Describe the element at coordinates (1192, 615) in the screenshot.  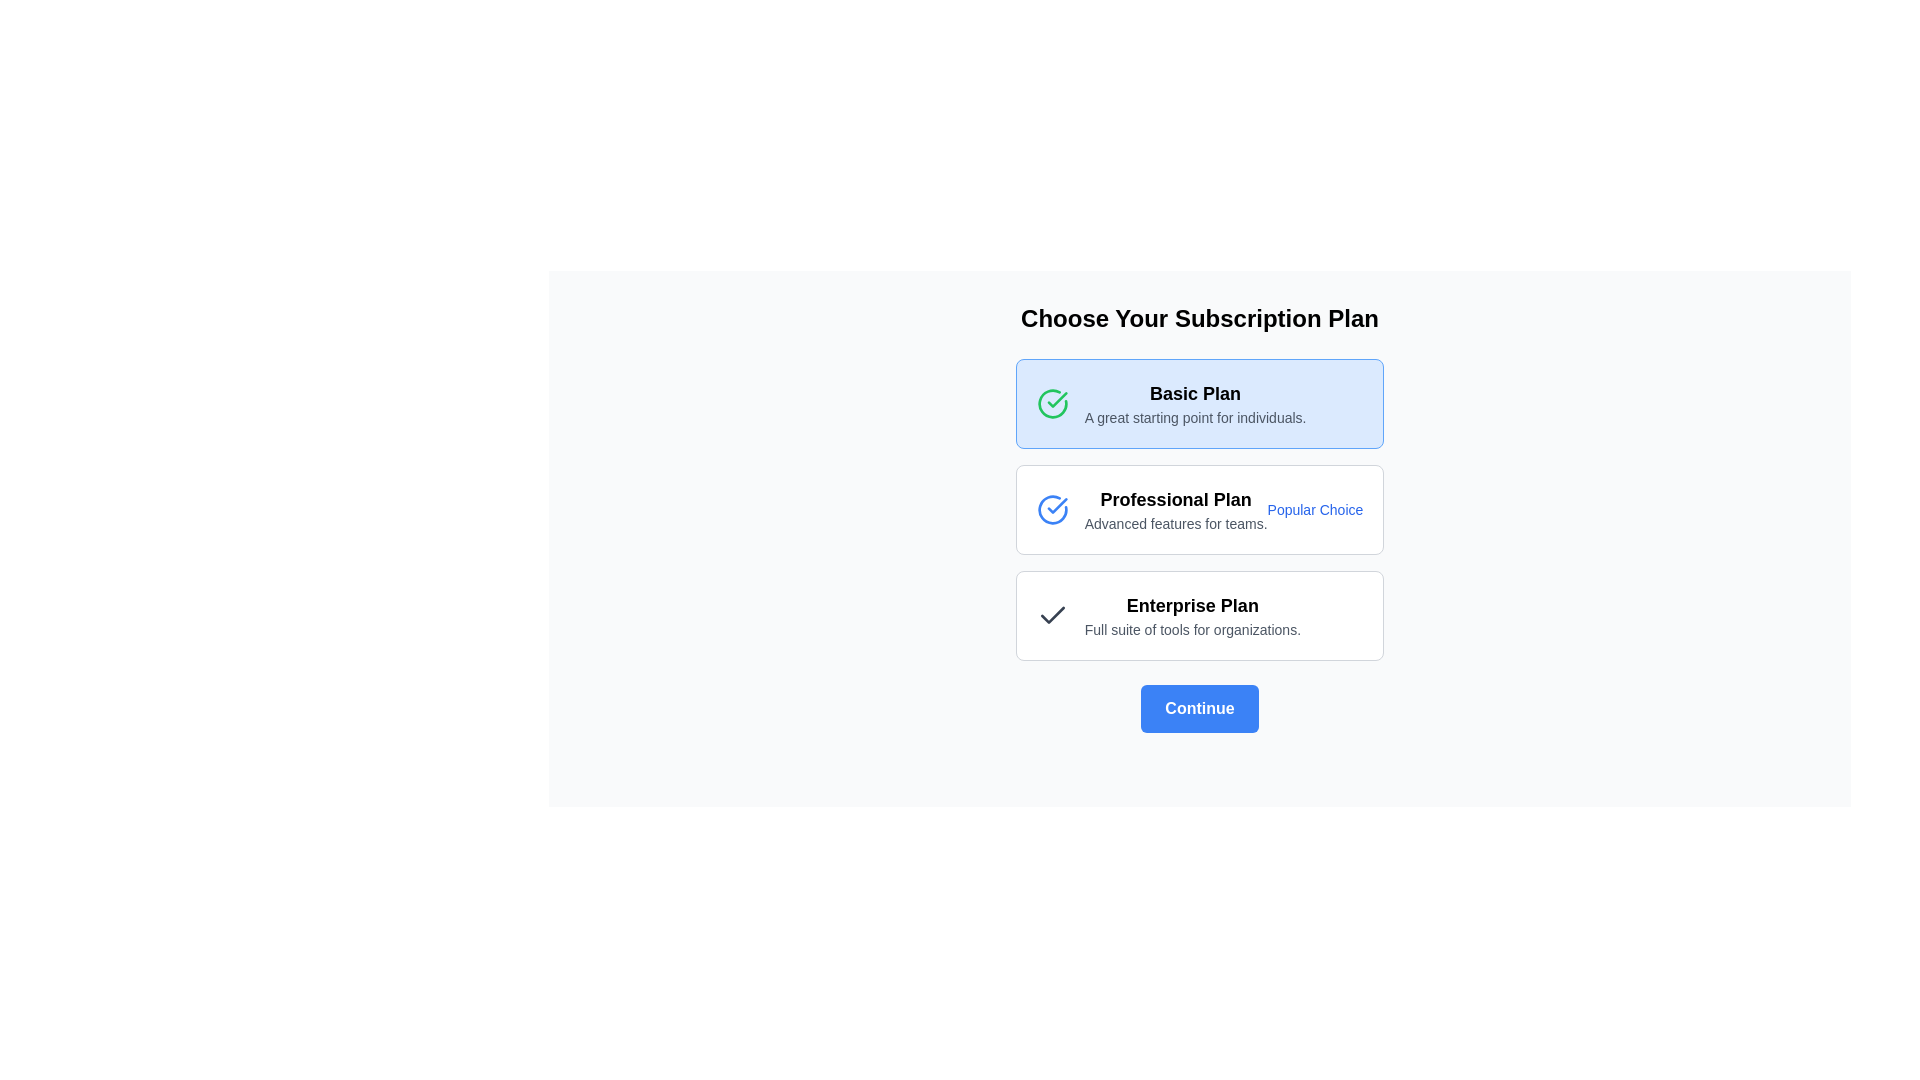
I see `text description of the subscription plan labeled 'Enterprise Plan', which is centrally located within the third plan option in the vertical subscription plan list, positioned below the 'Professional Plan' and above the 'Continue' button` at that location.